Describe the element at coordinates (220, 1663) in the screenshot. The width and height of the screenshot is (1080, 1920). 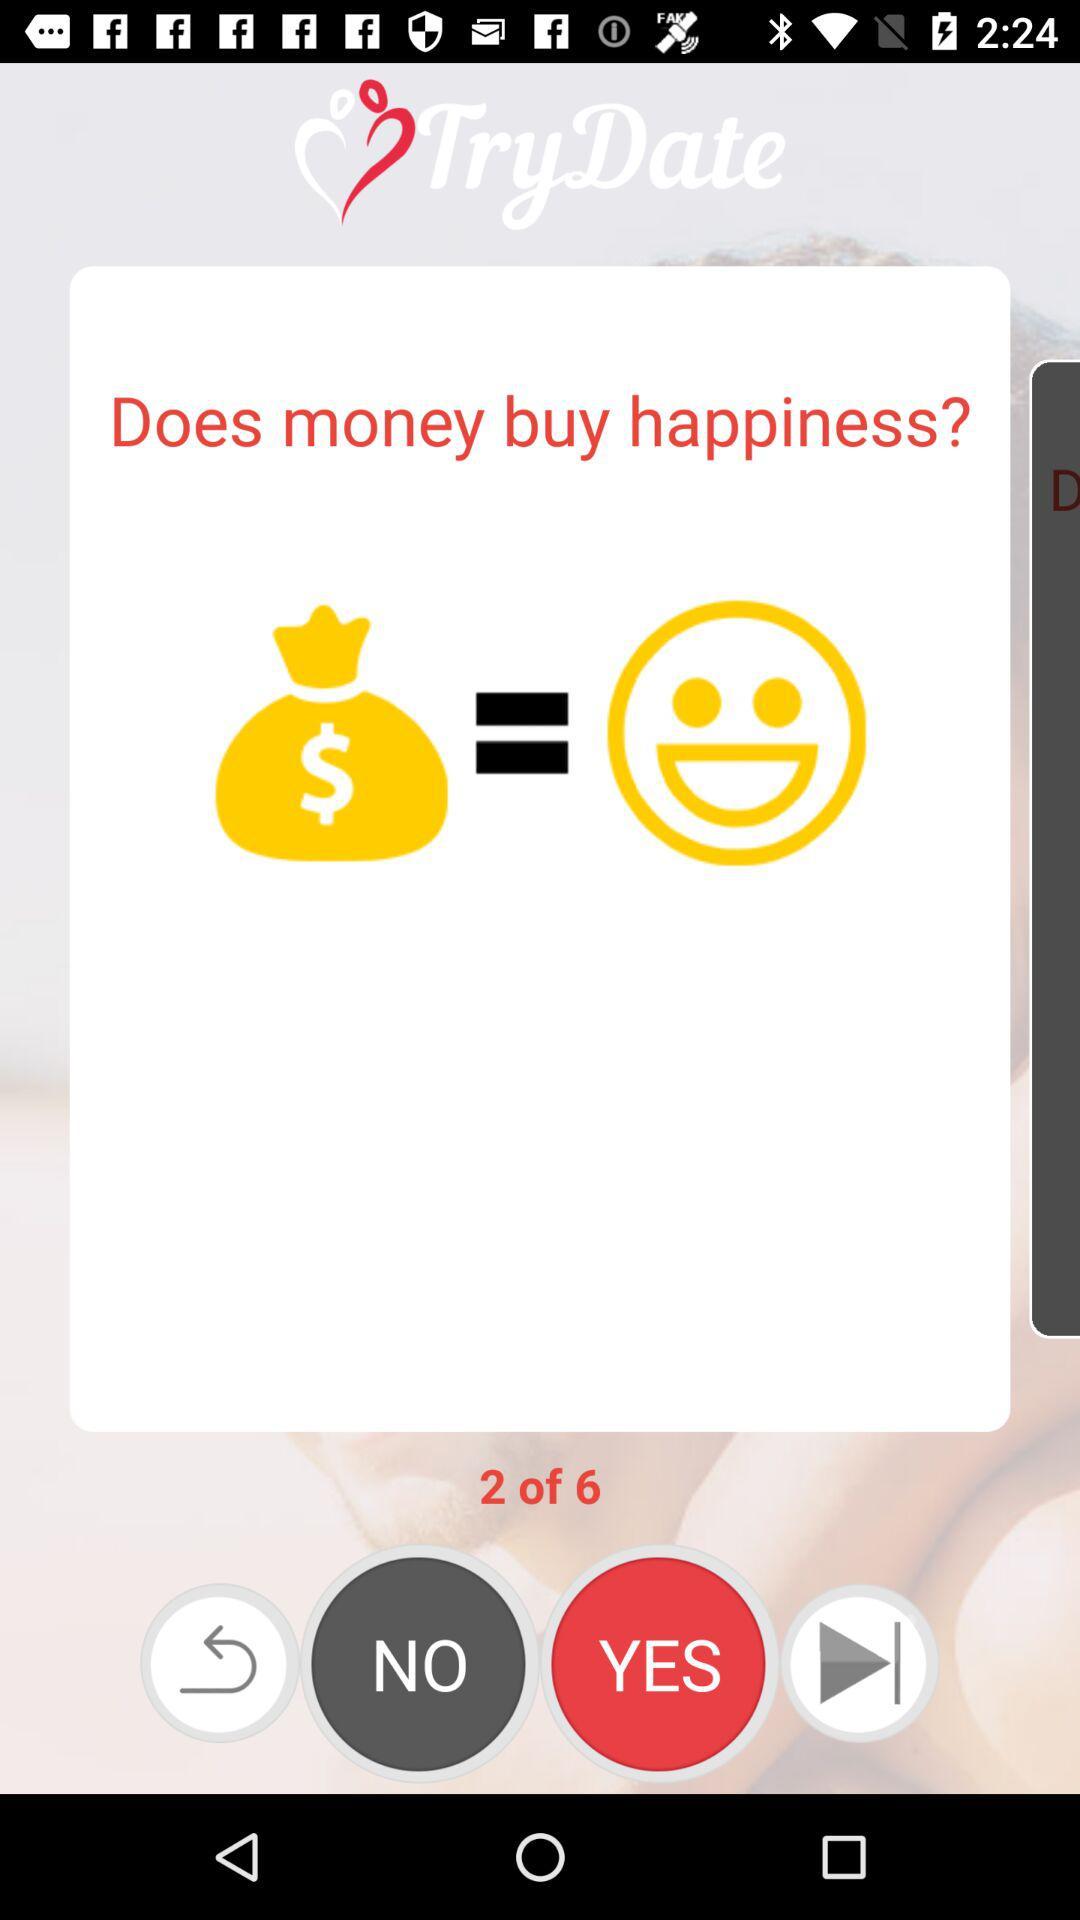
I see `the undo icon` at that location.